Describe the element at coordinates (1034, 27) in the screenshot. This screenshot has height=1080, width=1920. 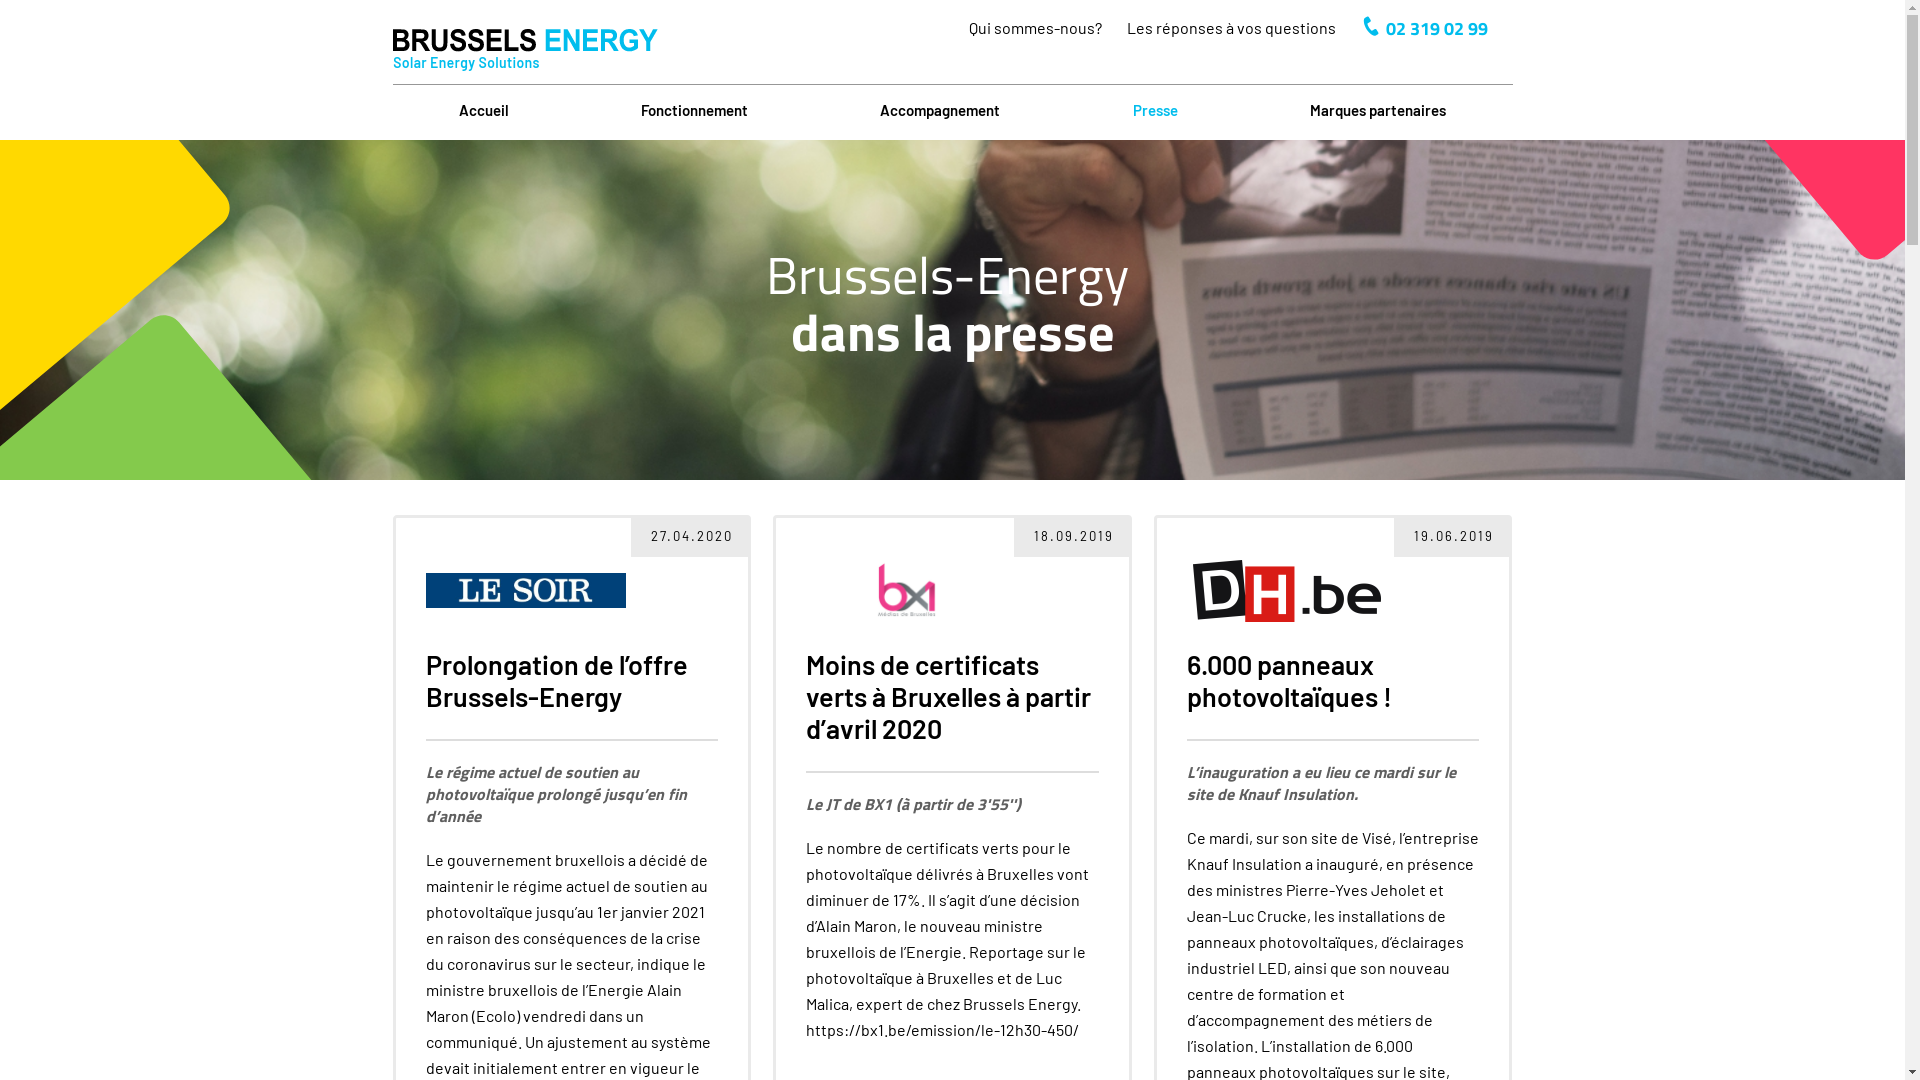
I see `'Qui sommes-nous?'` at that location.